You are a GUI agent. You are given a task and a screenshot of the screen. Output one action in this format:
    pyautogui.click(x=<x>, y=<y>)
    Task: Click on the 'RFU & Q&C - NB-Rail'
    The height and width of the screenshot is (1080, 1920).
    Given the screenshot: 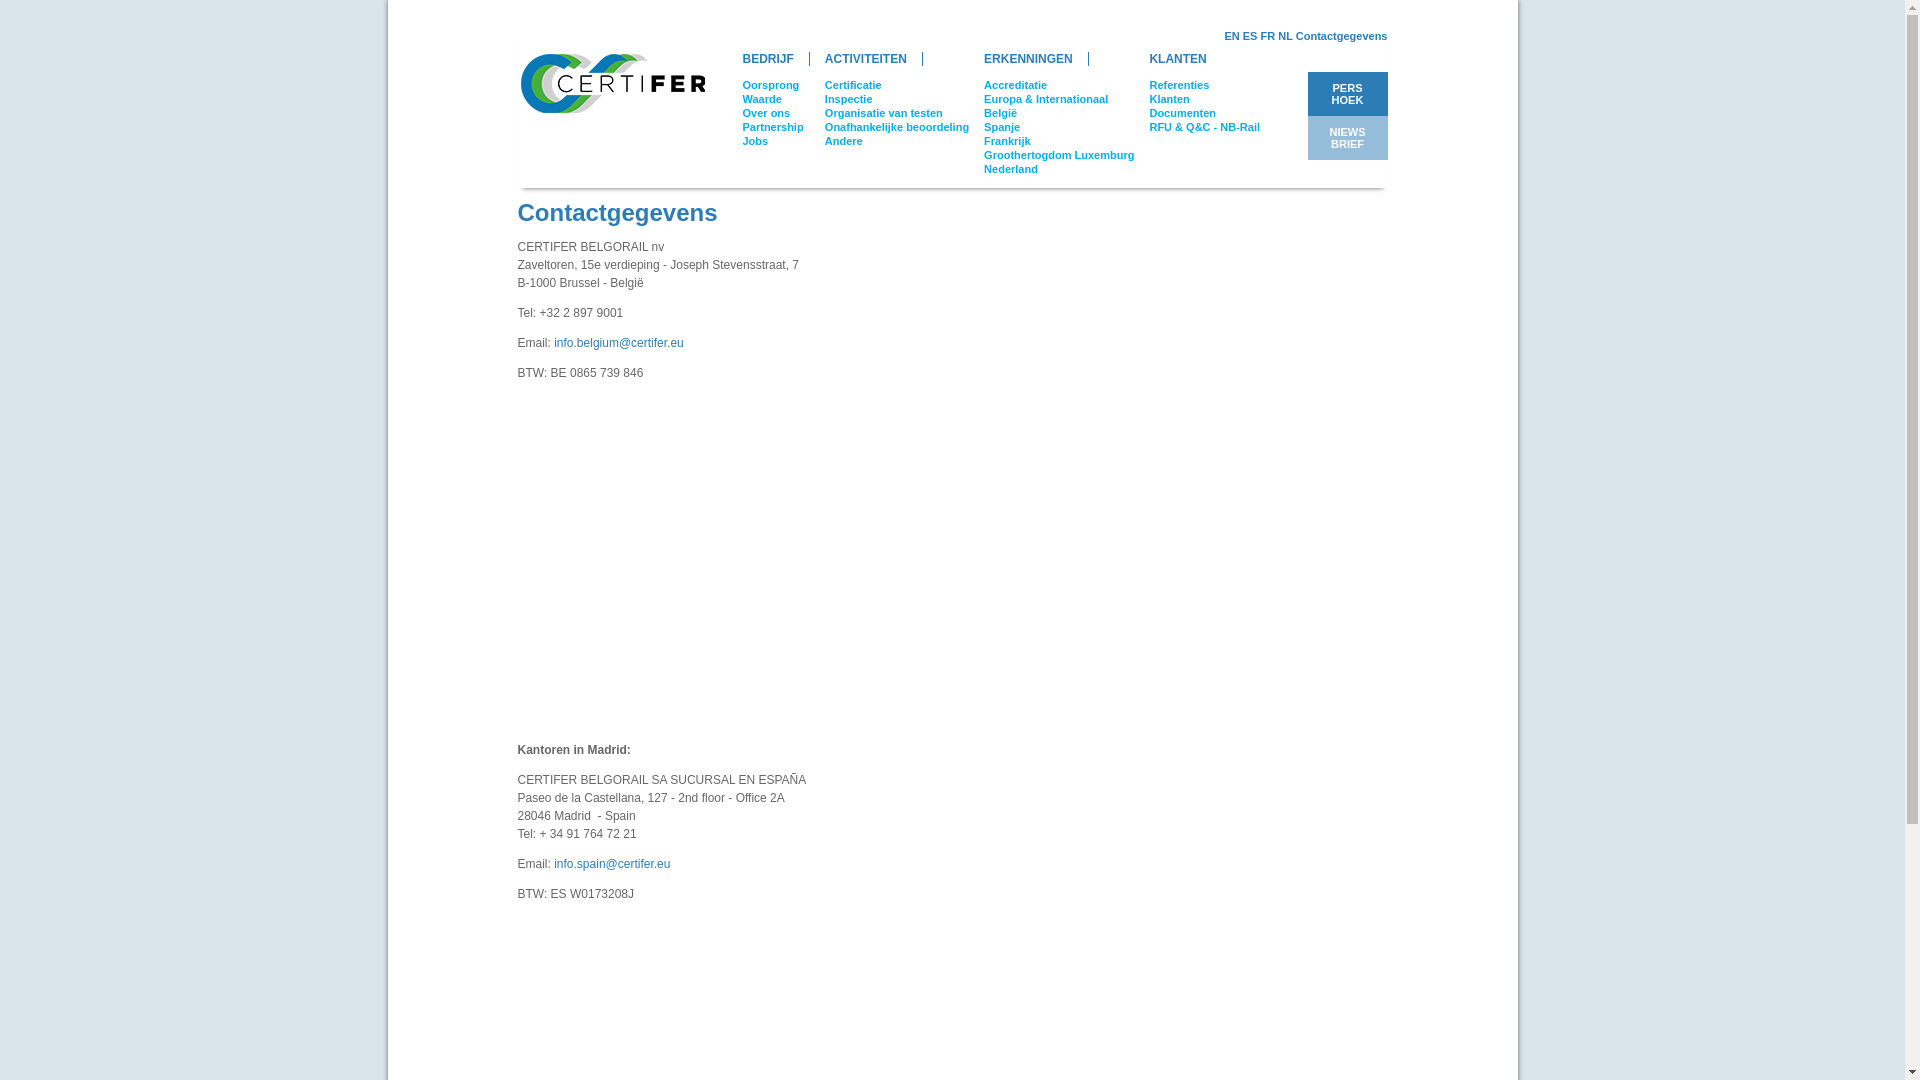 What is the action you would take?
    pyautogui.click(x=1148, y=127)
    